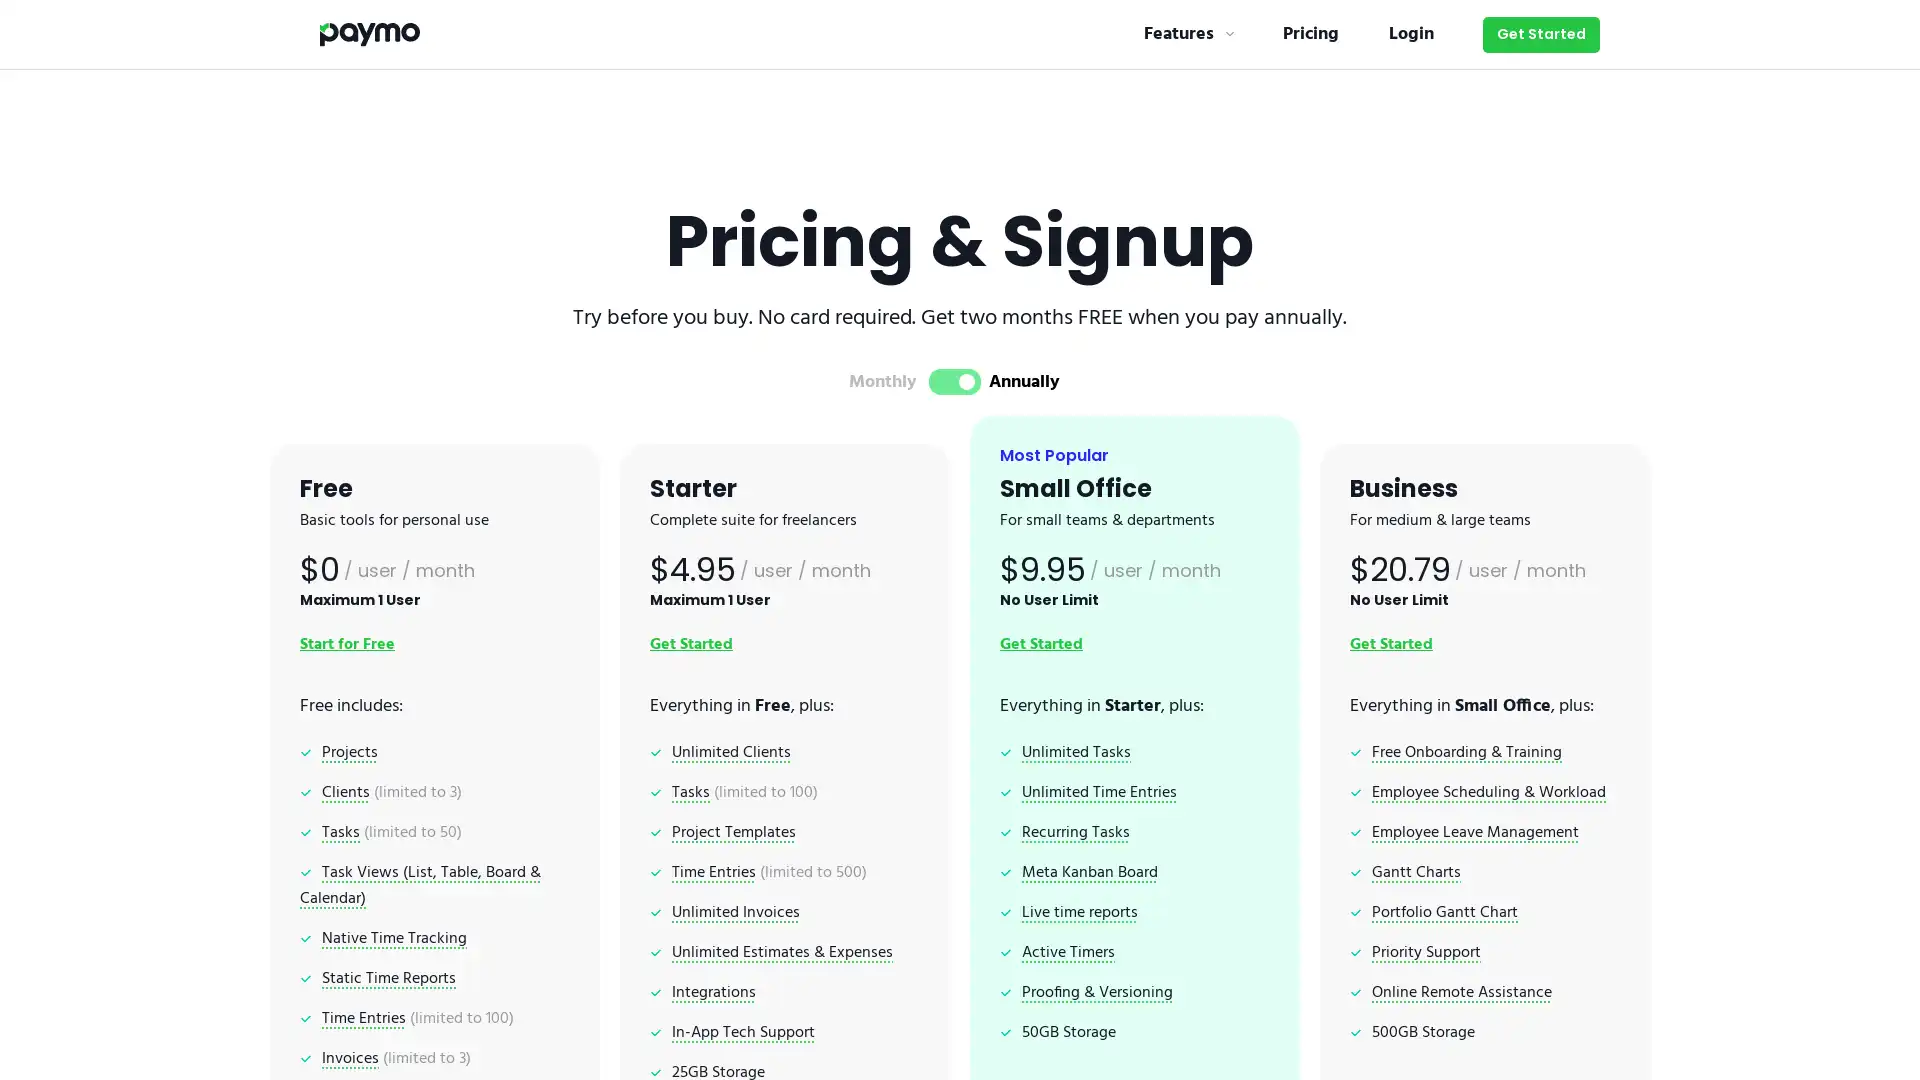  What do you see at coordinates (1540, 34) in the screenshot?
I see `Get Started` at bounding box center [1540, 34].